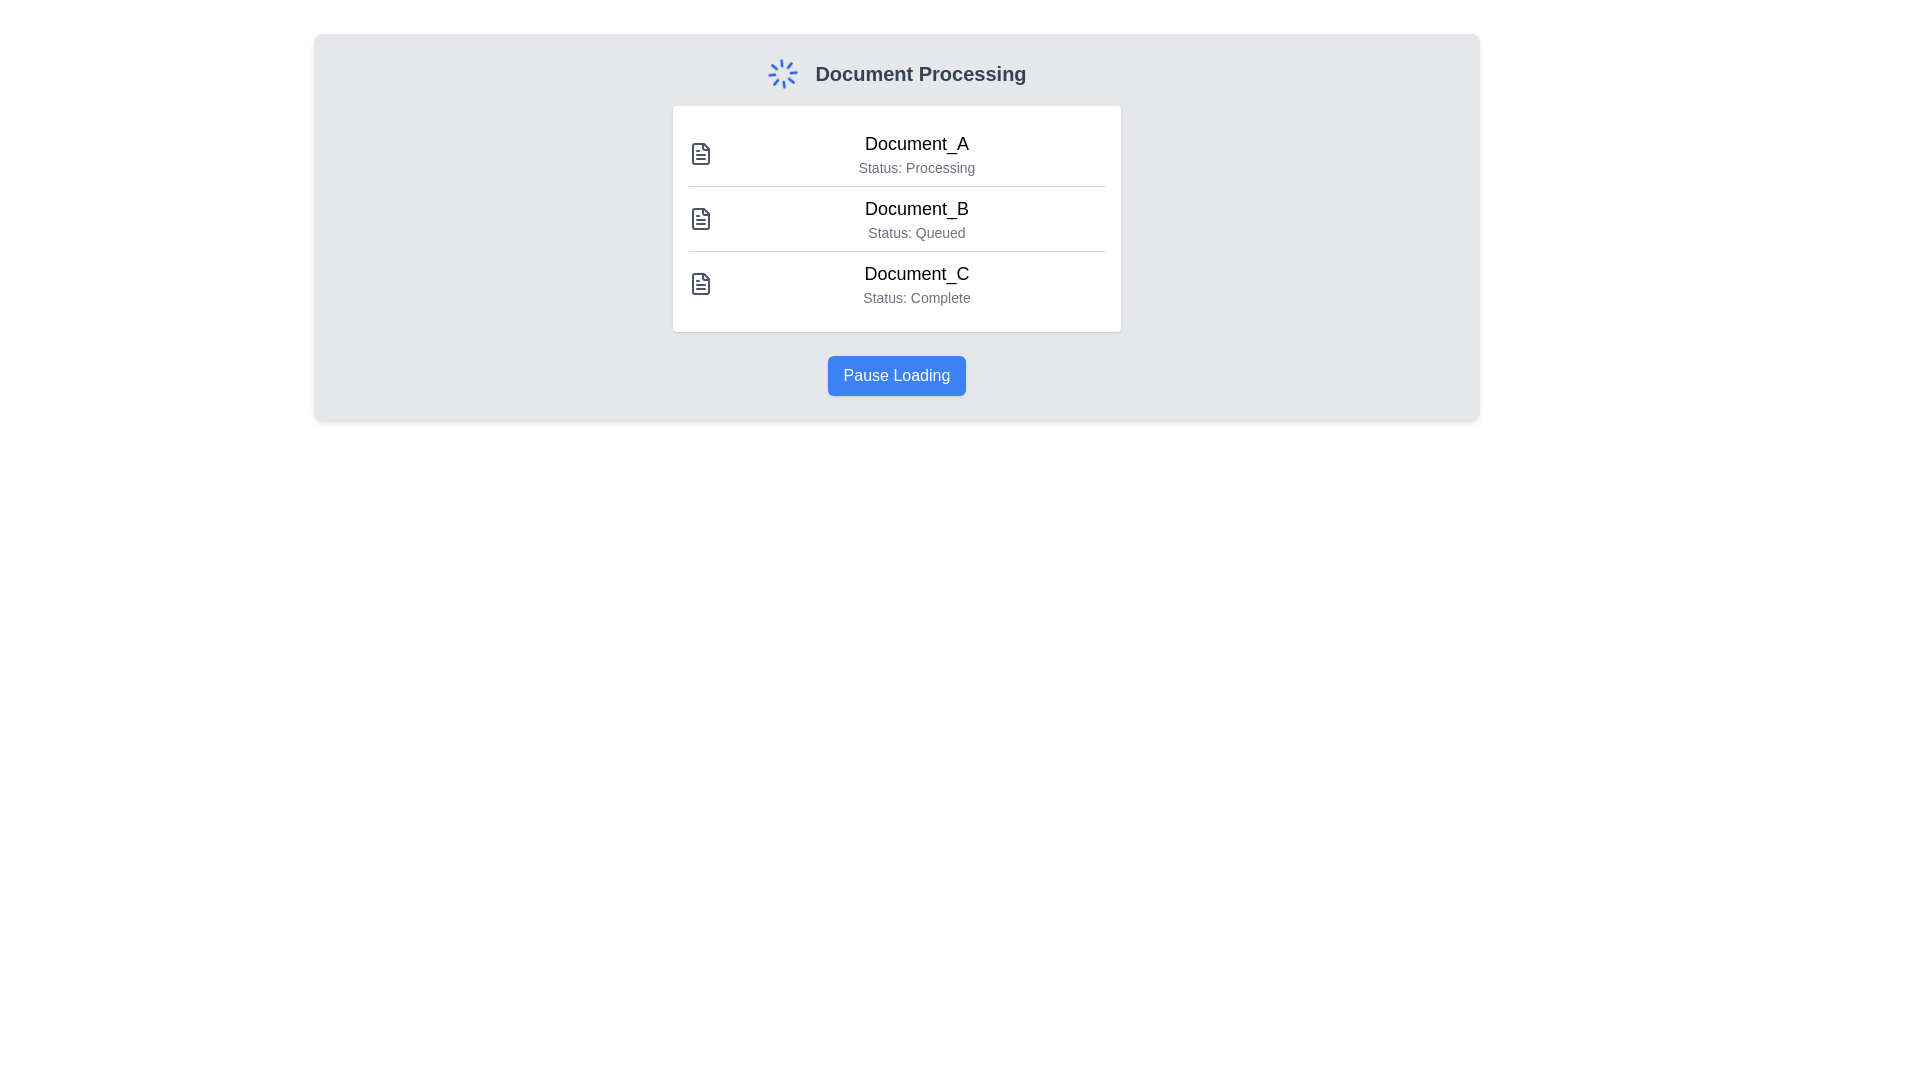  Describe the element at coordinates (915, 231) in the screenshot. I see `status information displayed by the text label indicating the state ('Queued') of the document titled 'Document_B', which is the second line of text under its title in the document list` at that location.